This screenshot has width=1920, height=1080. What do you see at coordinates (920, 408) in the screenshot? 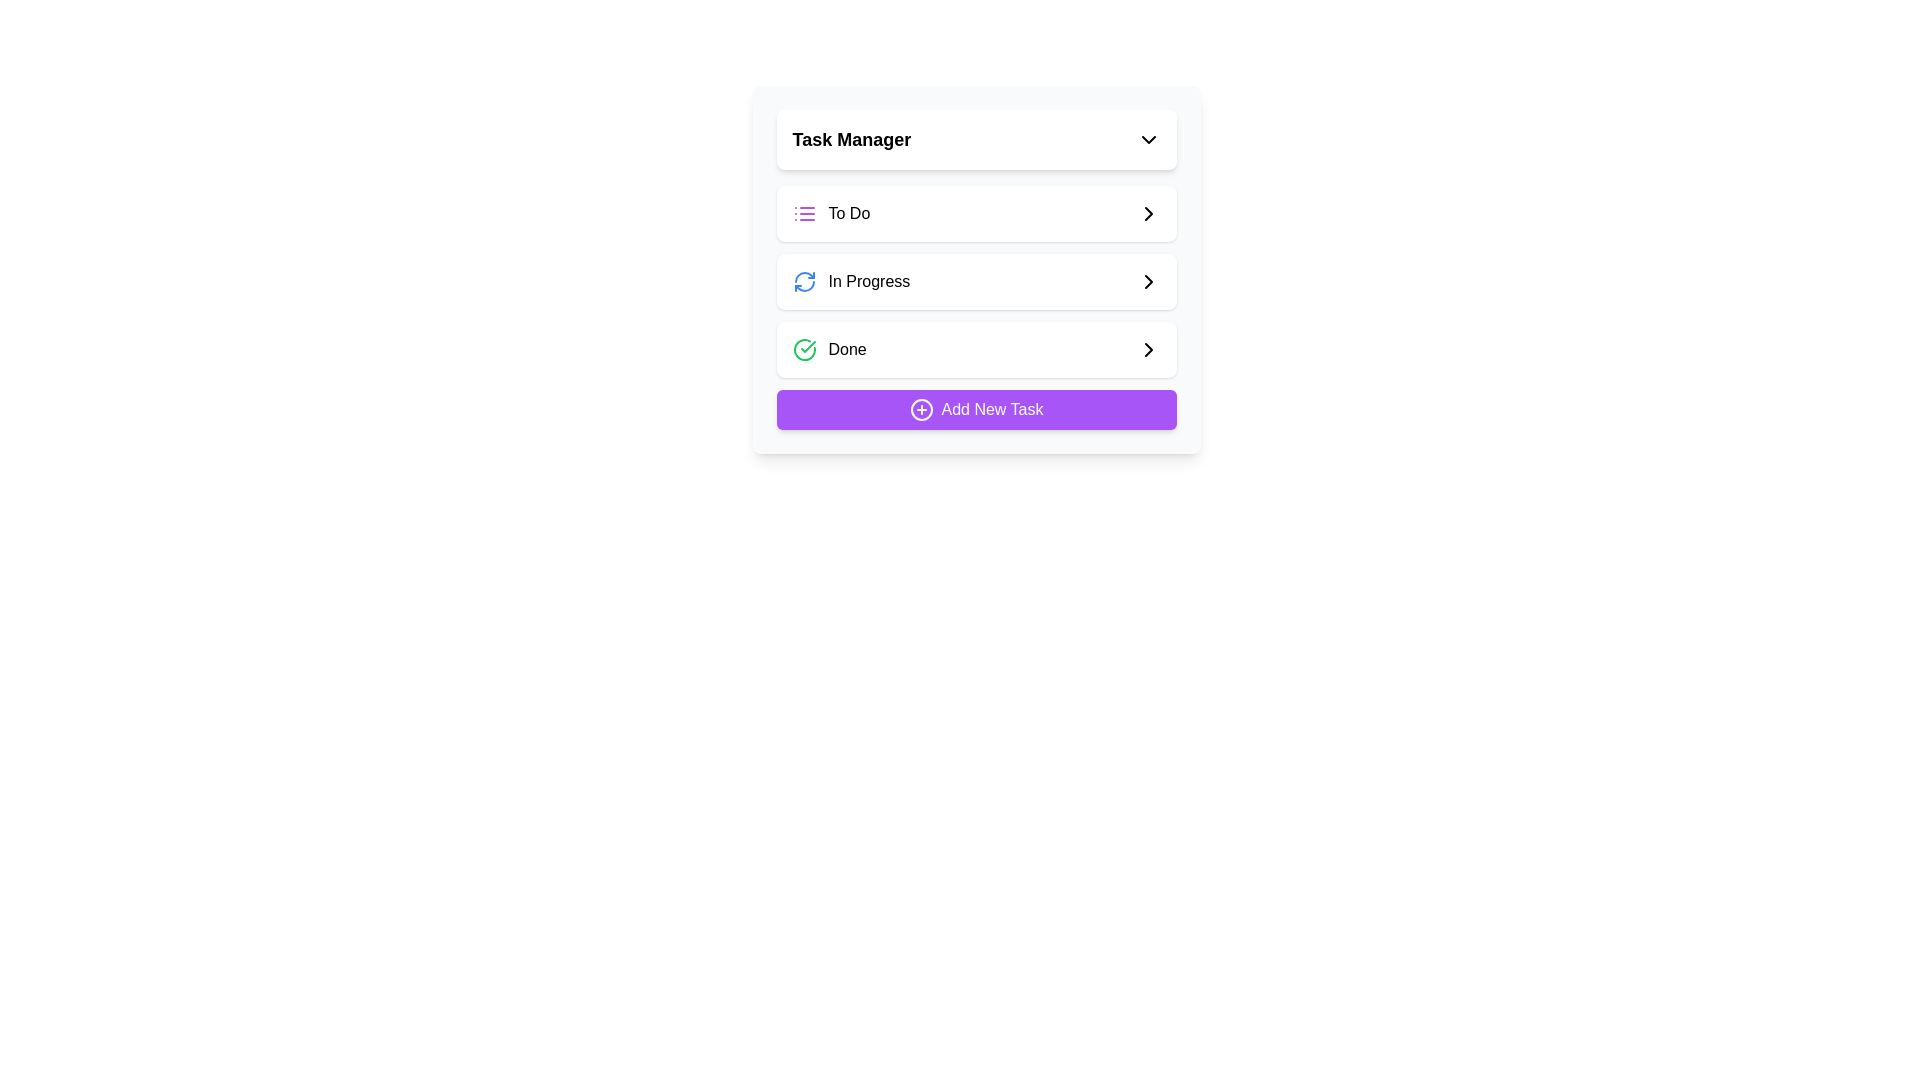
I see `the SVG circle element that indicates the 'Add New Task' action, located on the right side of the button` at bounding box center [920, 408].